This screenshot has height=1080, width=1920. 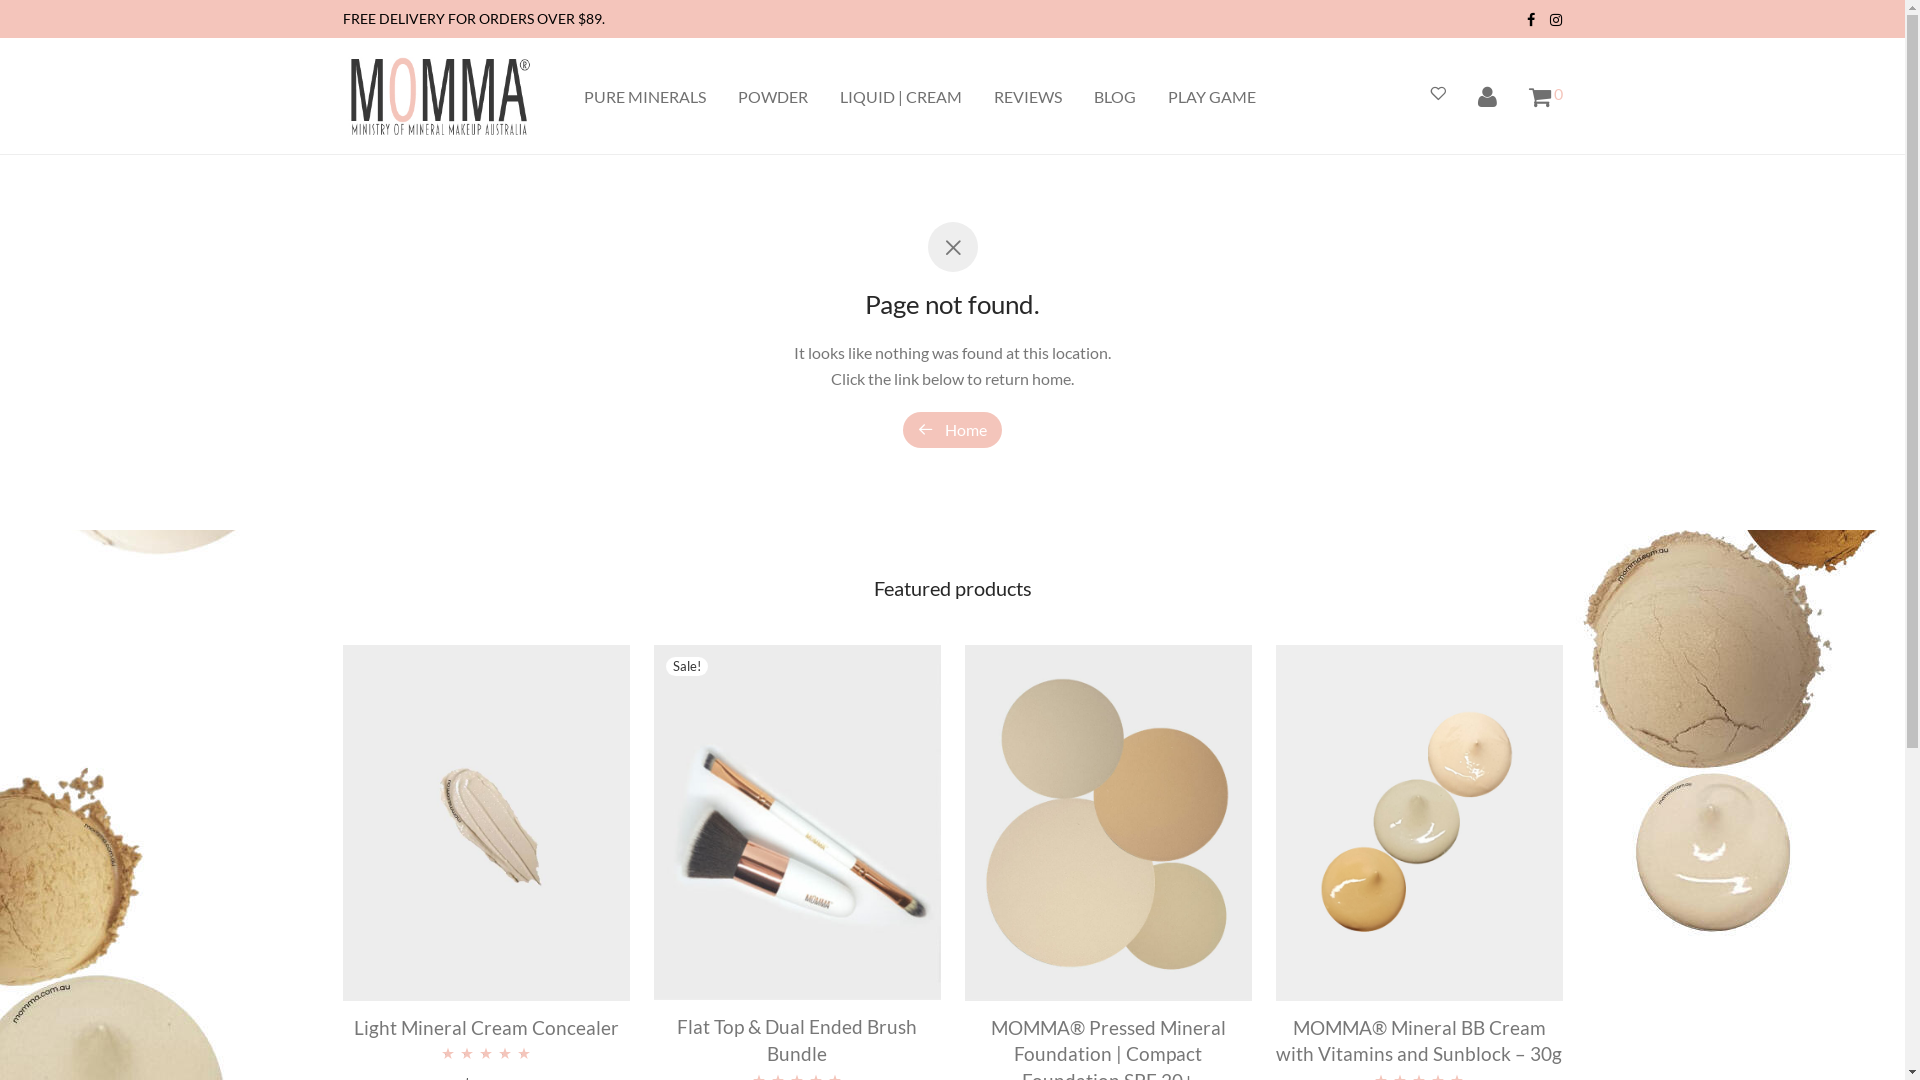 I want to click on 'BLOG', so click(x=1113, y=96).